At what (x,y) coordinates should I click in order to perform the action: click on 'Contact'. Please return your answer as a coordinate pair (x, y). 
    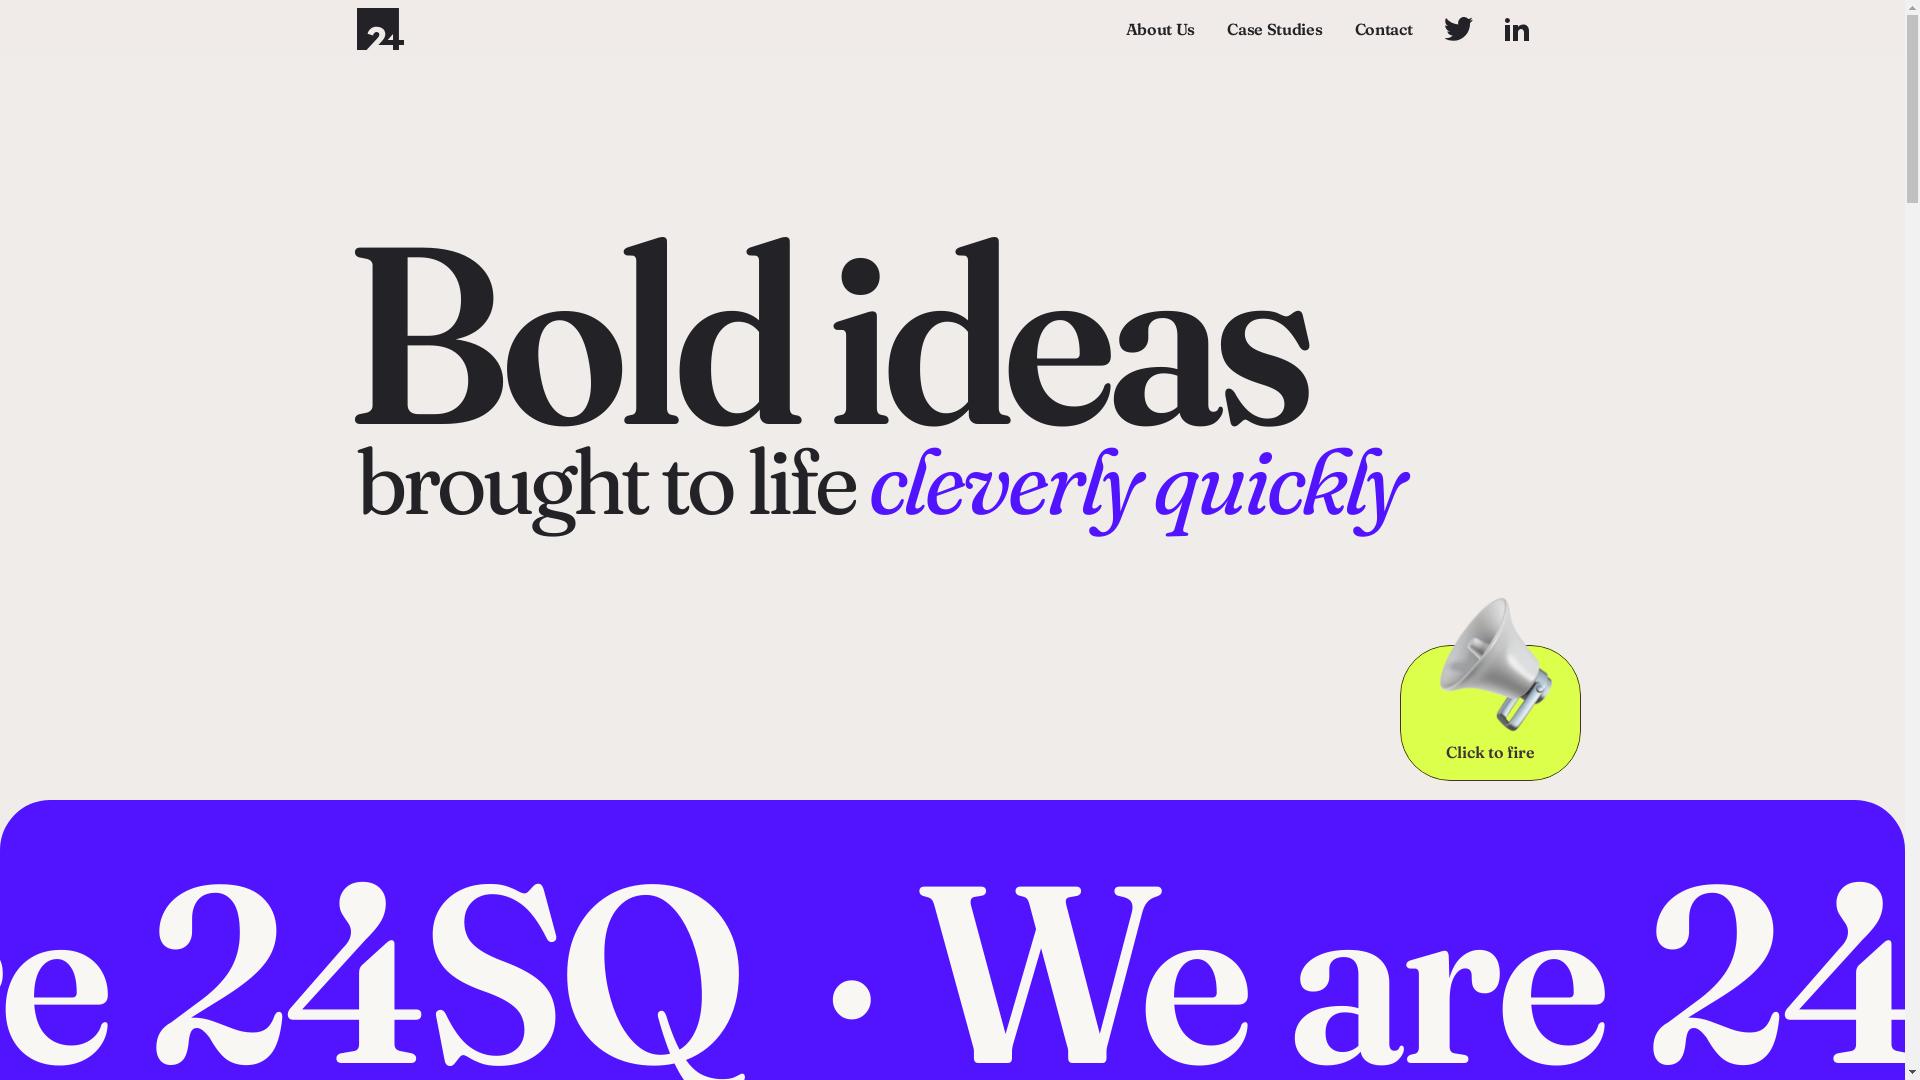
    Looking at the image, I should click on (1382, 29).